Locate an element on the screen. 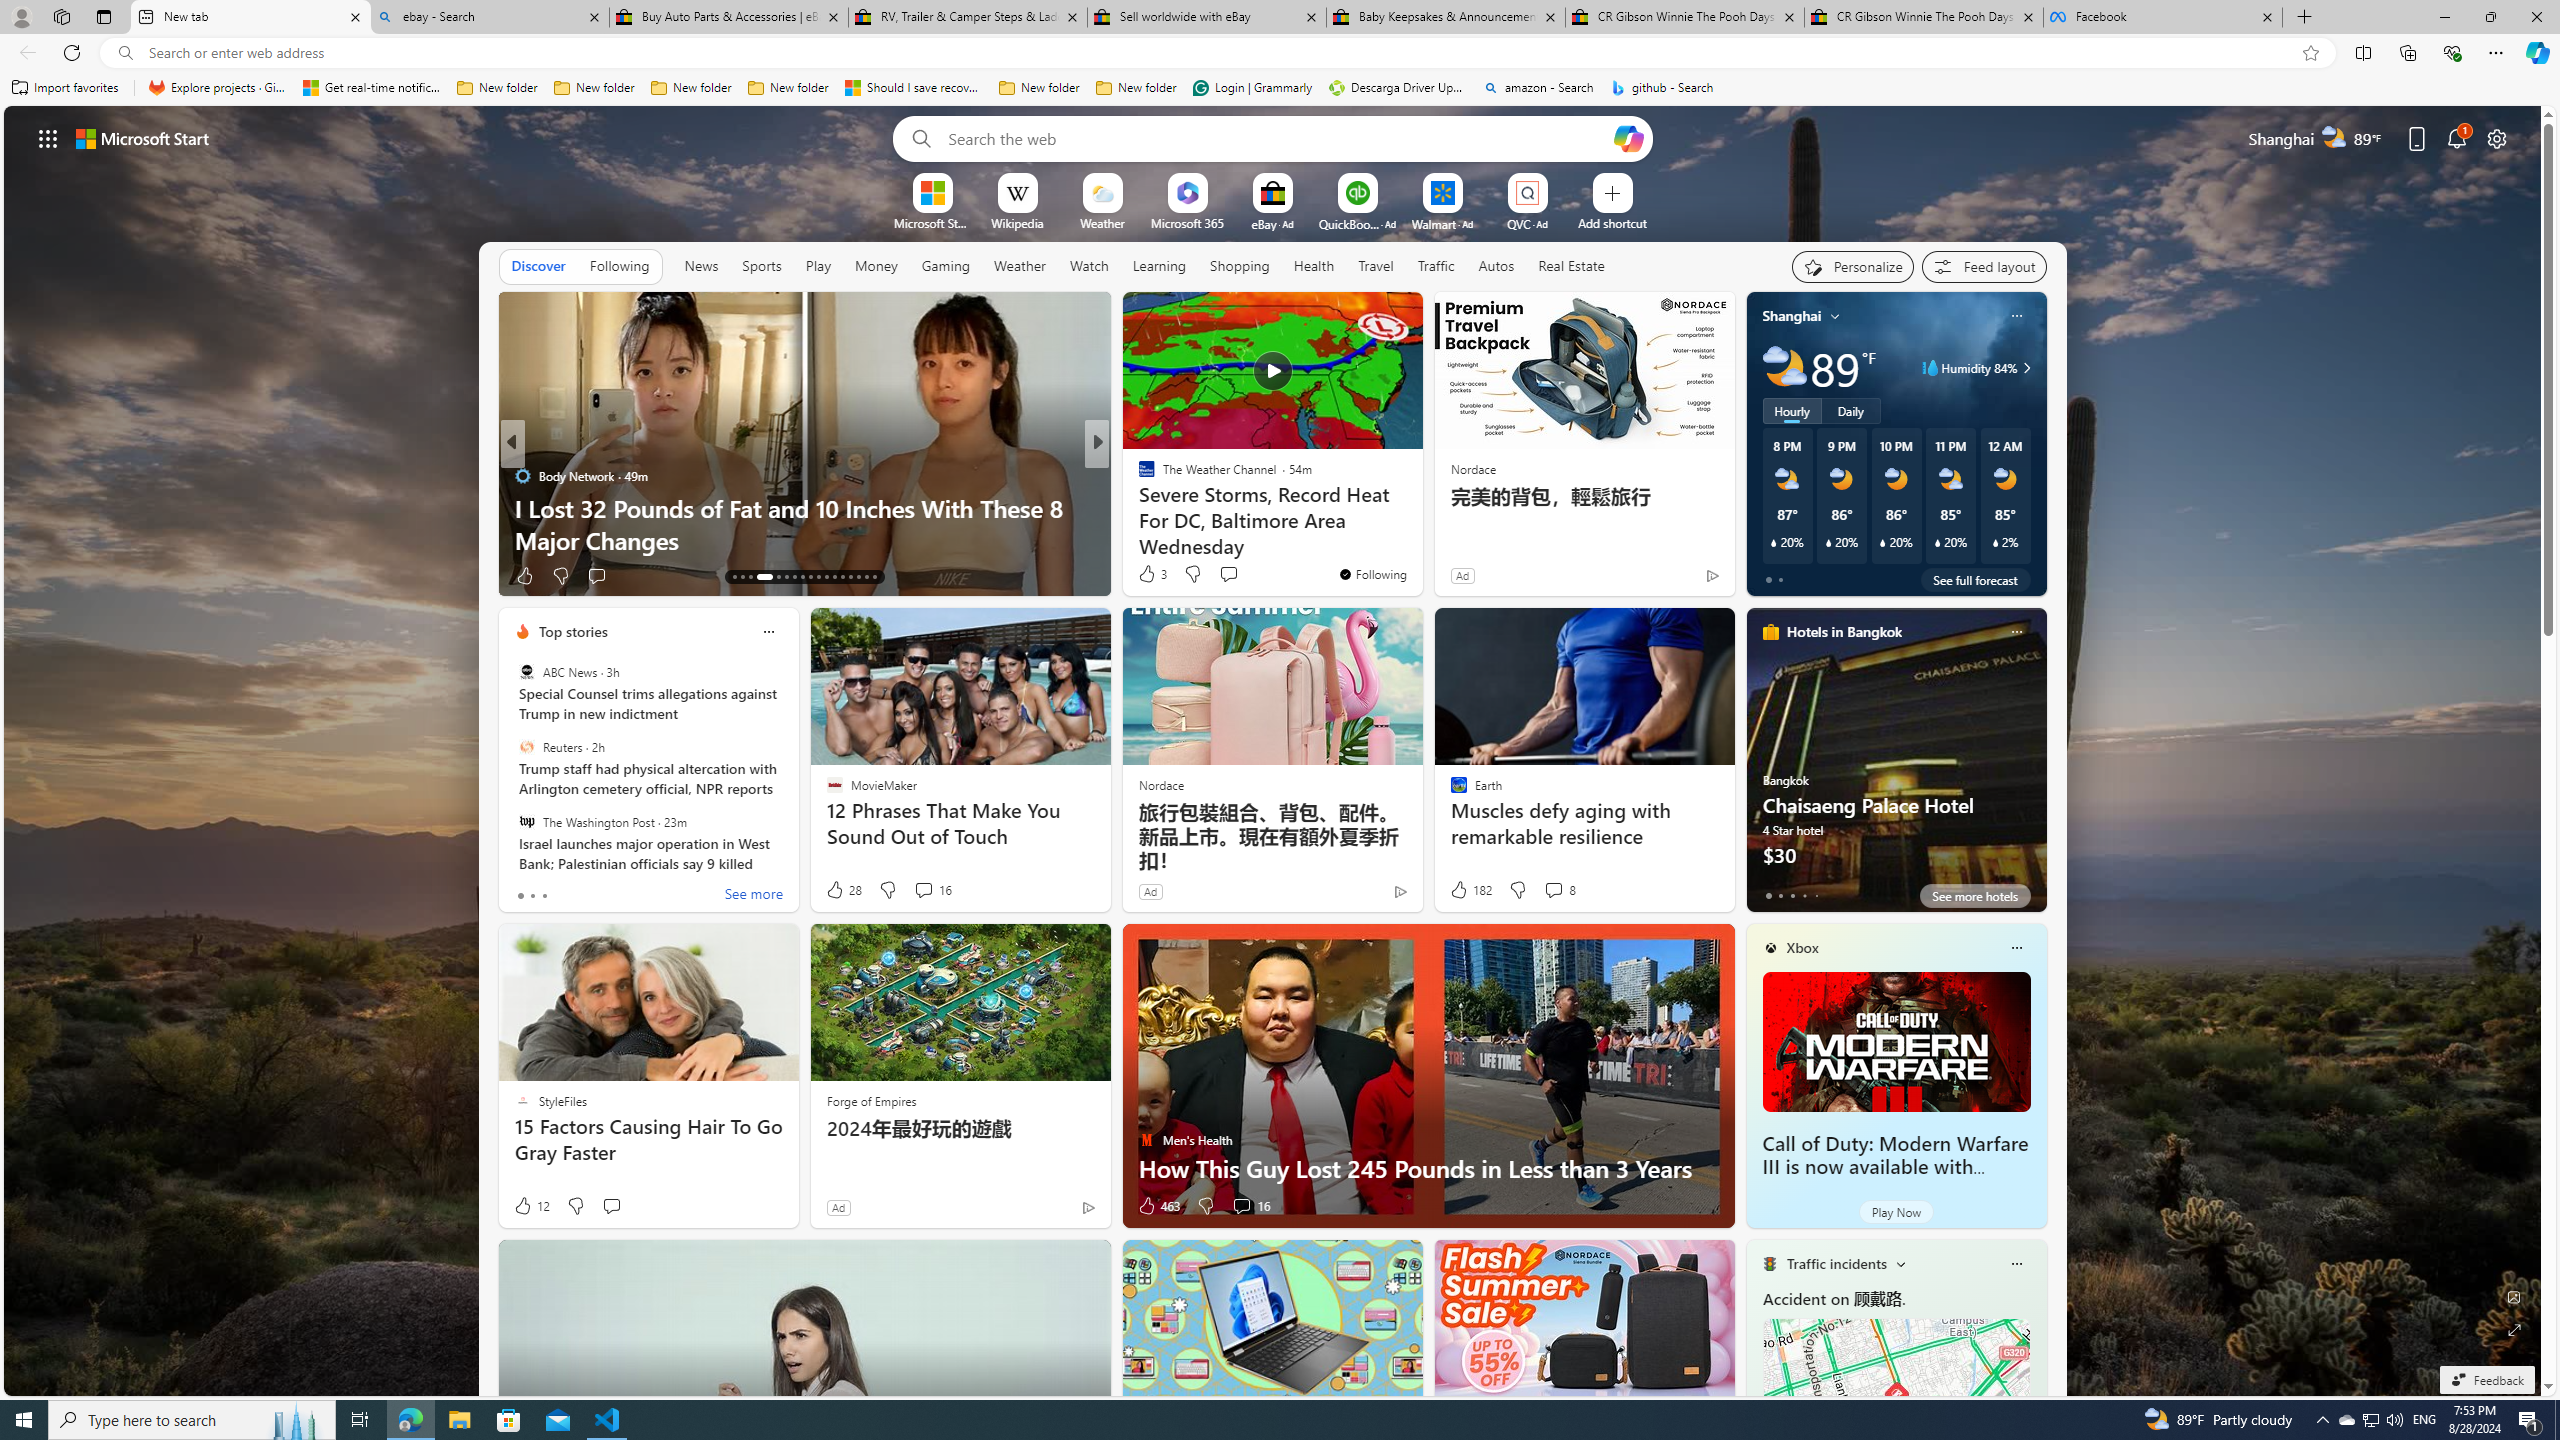  '7 Like' is located at coordinates (1145, 575).